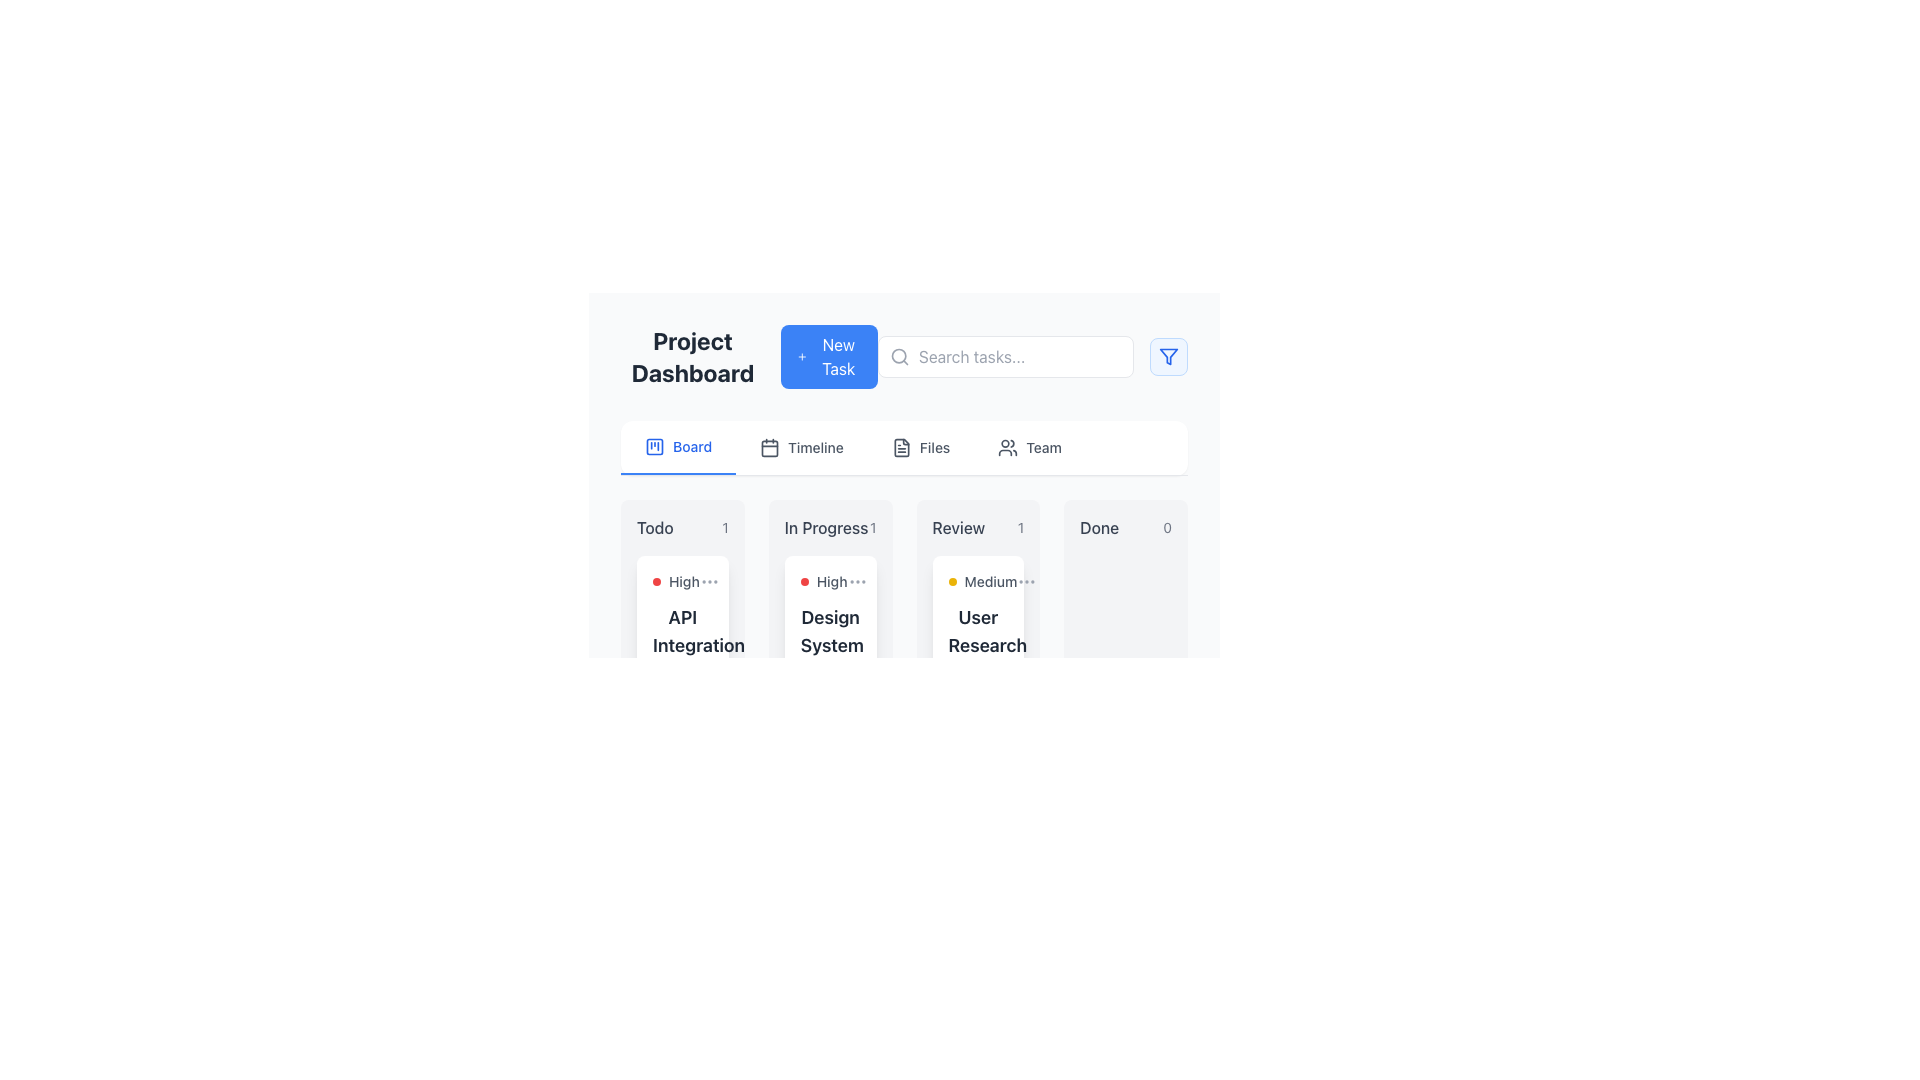  What do you see at coordinates (654, 446) in the screenshot?
I see `the kanban board icon located in the navigation bar, which serves as a visual representation for dashboard navigation` at bounding box center [654, 446].